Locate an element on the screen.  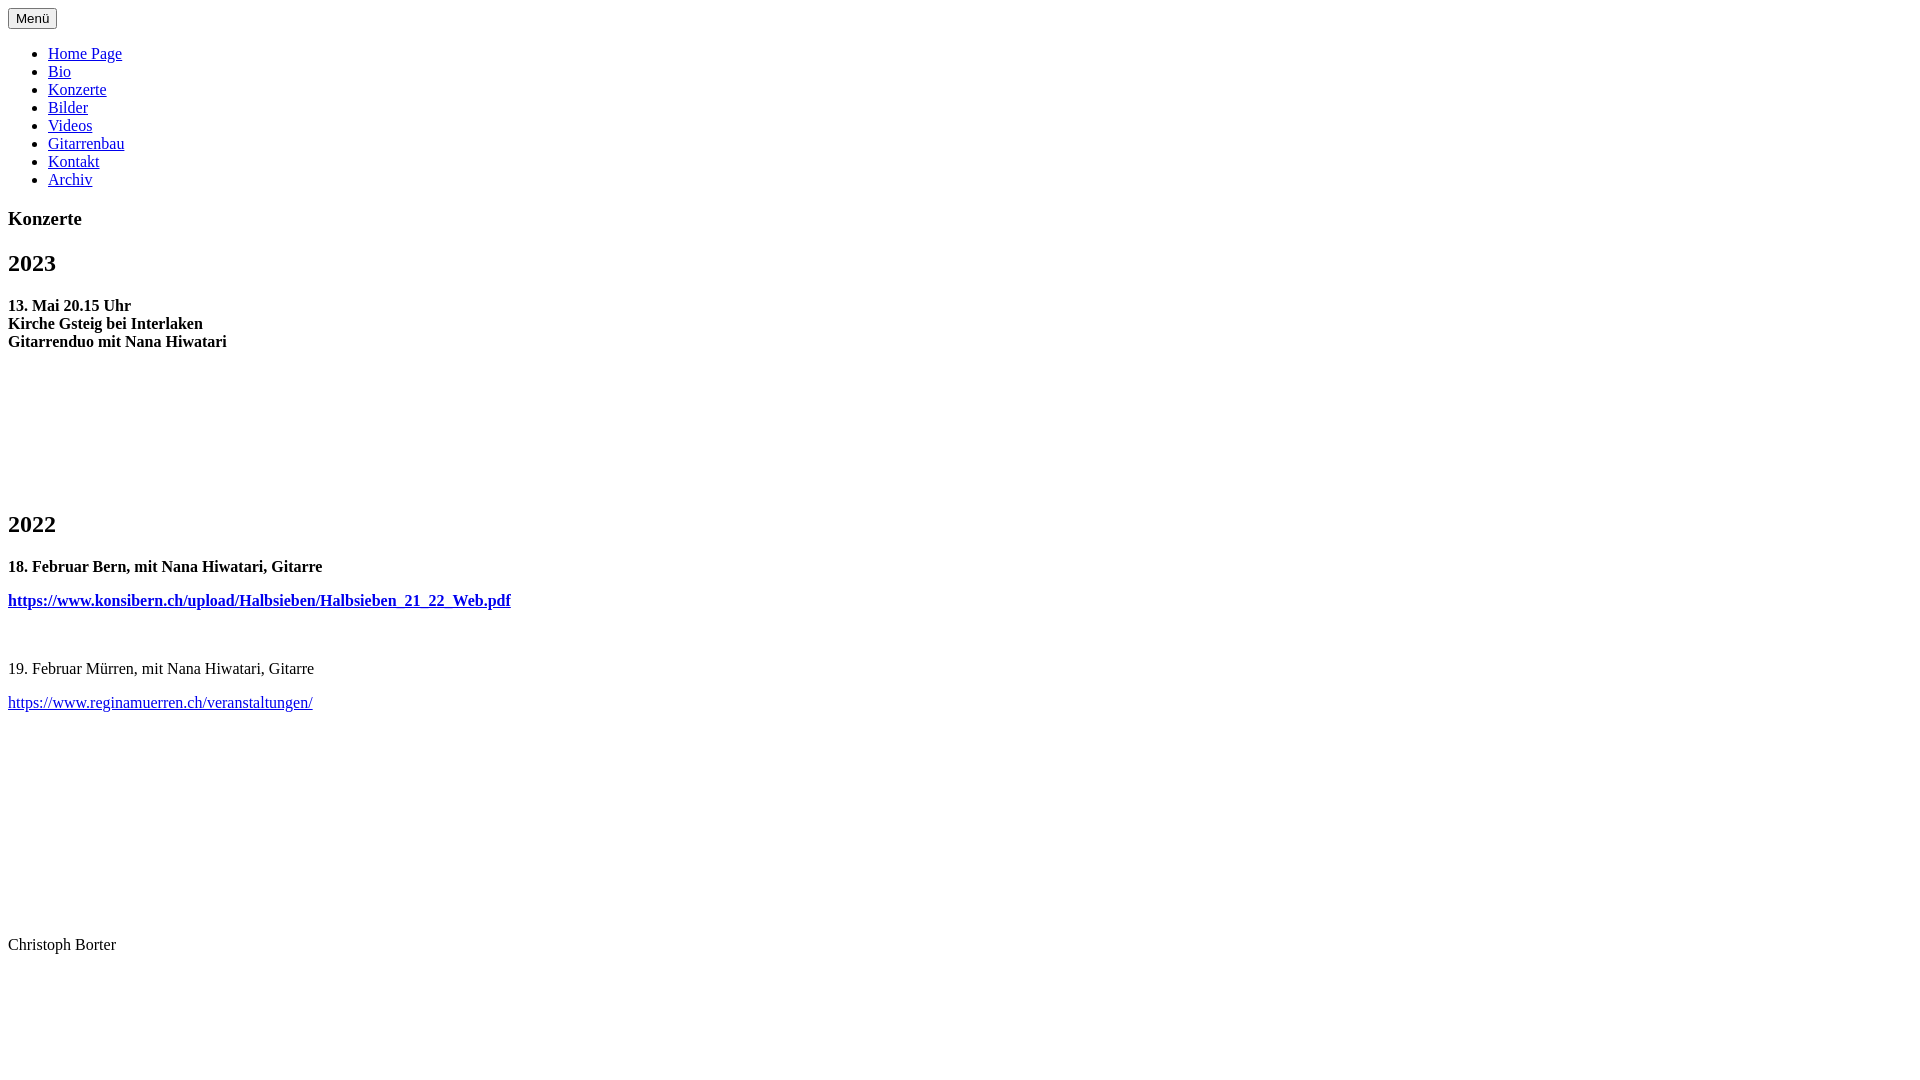
'Konzerte' is located at coordinates (77, 88).